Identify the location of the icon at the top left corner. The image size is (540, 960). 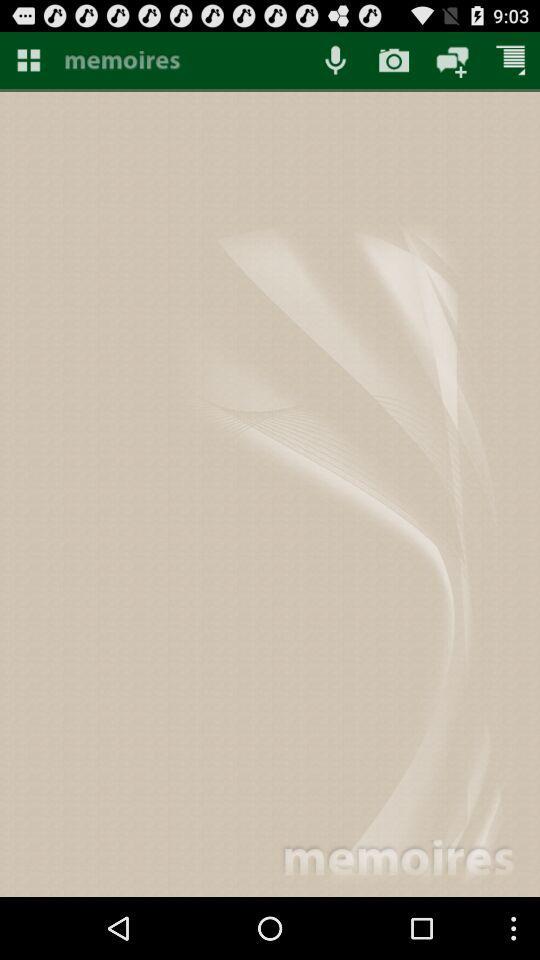
(27, 59).